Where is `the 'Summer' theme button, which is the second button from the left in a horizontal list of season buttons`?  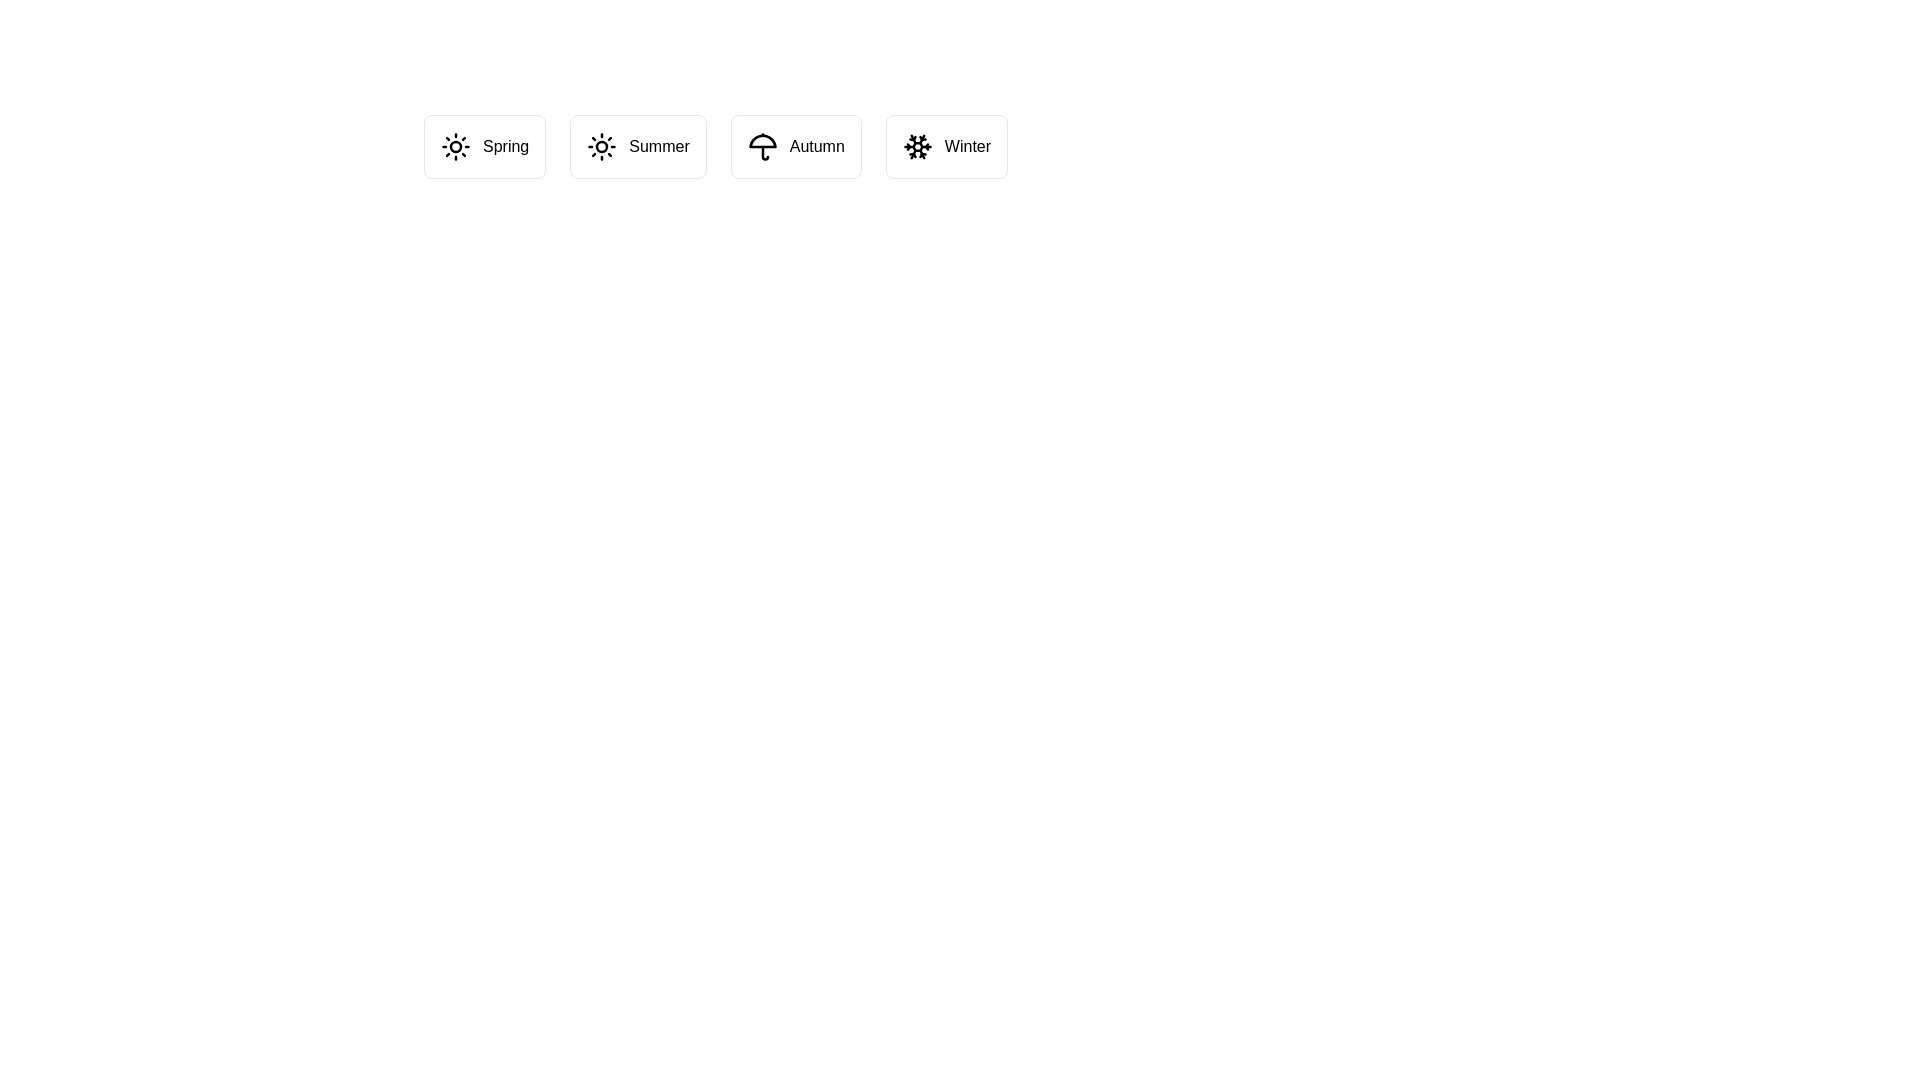 the 'Summer' theme button, which is the second button from the left in a horizontal list of season buttons is located at coordinates (637, 145).